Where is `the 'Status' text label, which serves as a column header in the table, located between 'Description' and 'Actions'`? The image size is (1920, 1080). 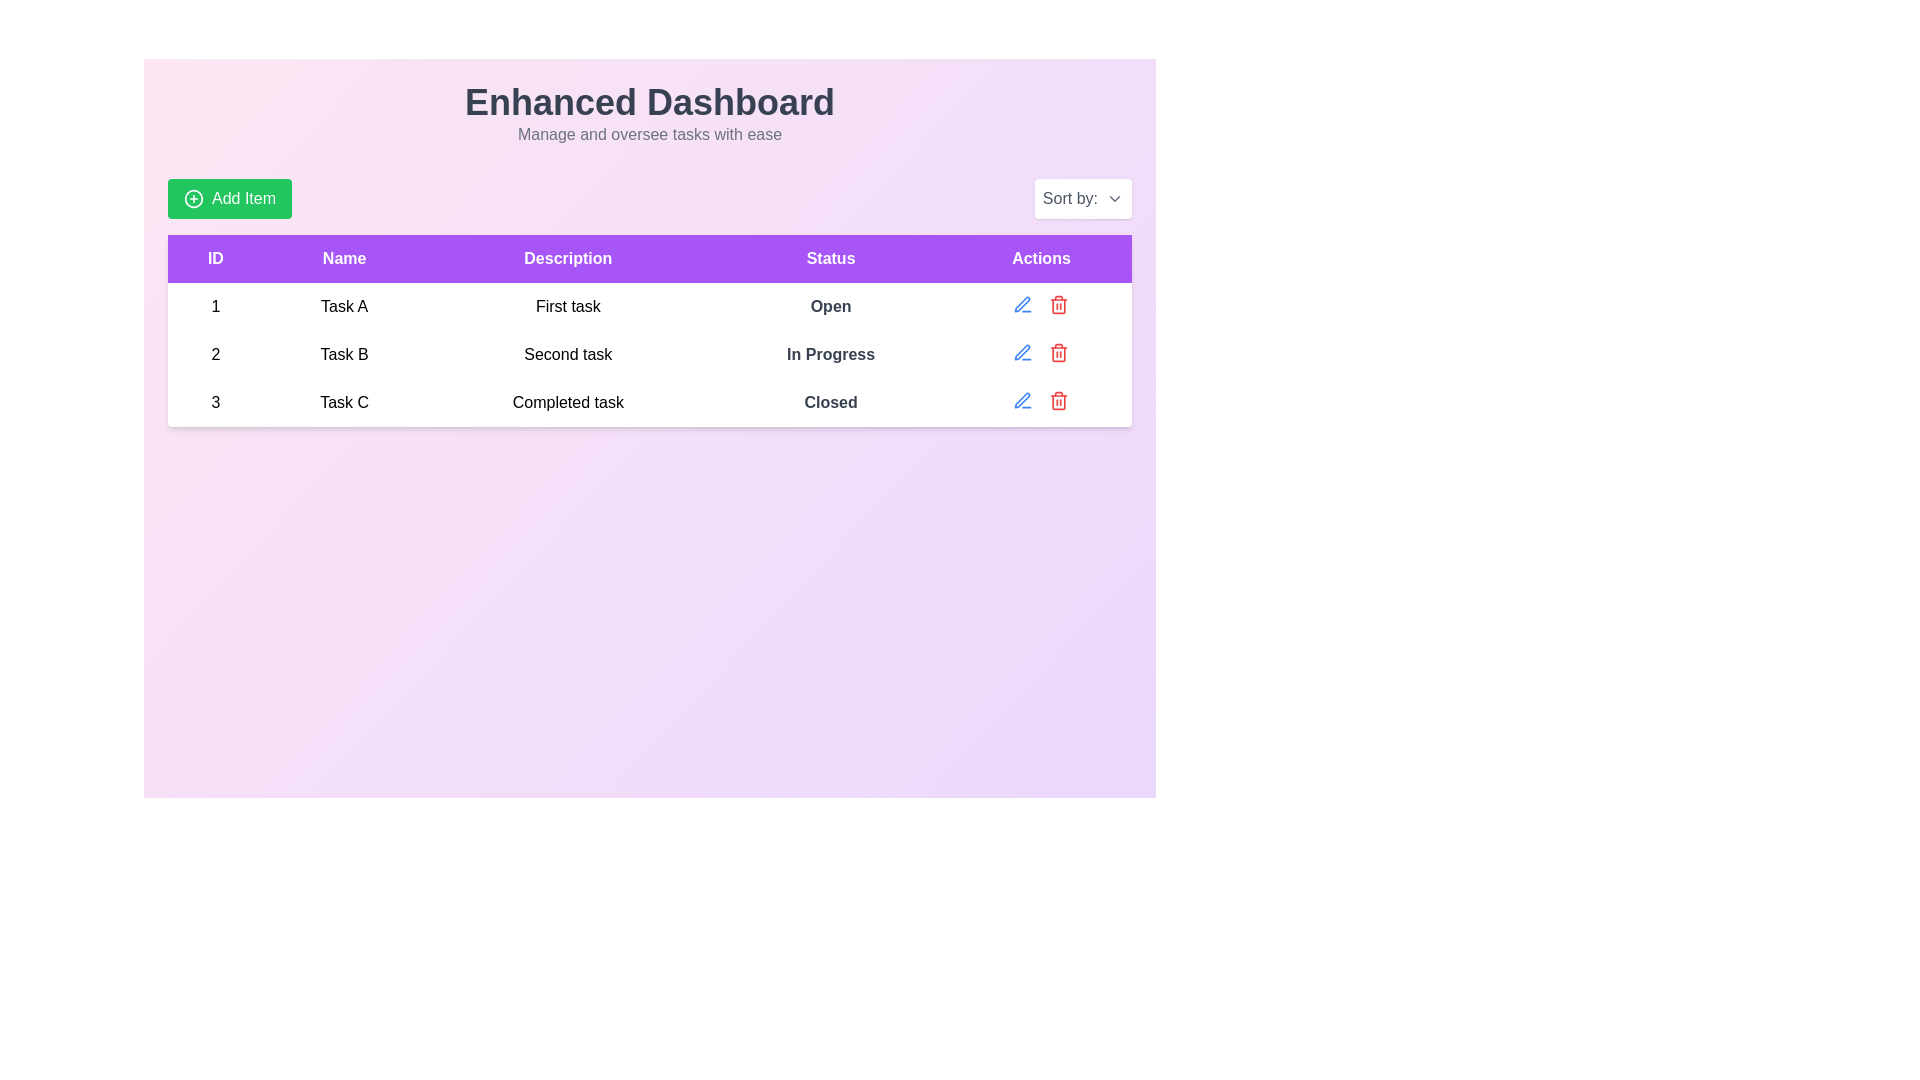
the 'Status' text label, which serves as a column header in the table, located between 'Description' and 'Actions' is located at coordinates (831, 257).